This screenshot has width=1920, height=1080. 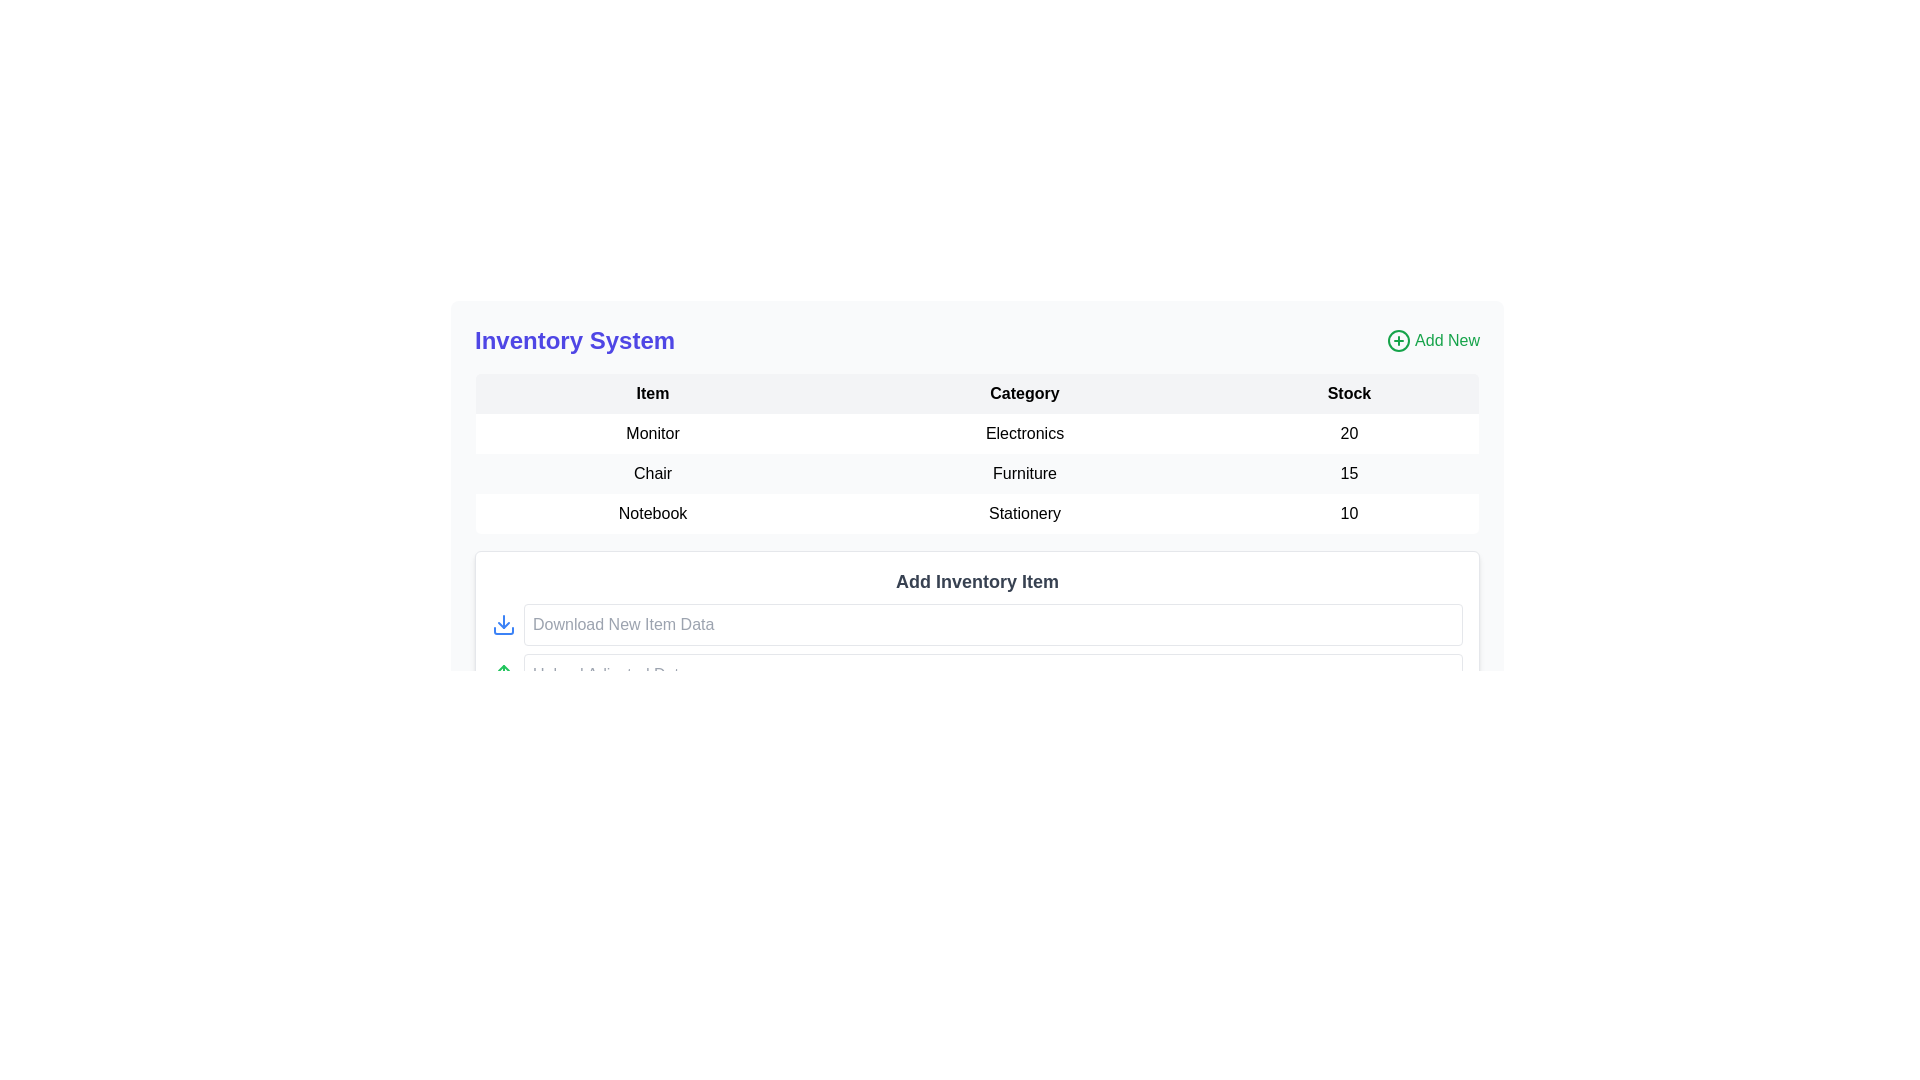 What do you see at coordinates (1398, 339) in the screenshot?
I see `the addition icon located at the top-right corner of the interface, next to the 'Add New' text` at bounding box center [1398, 339].